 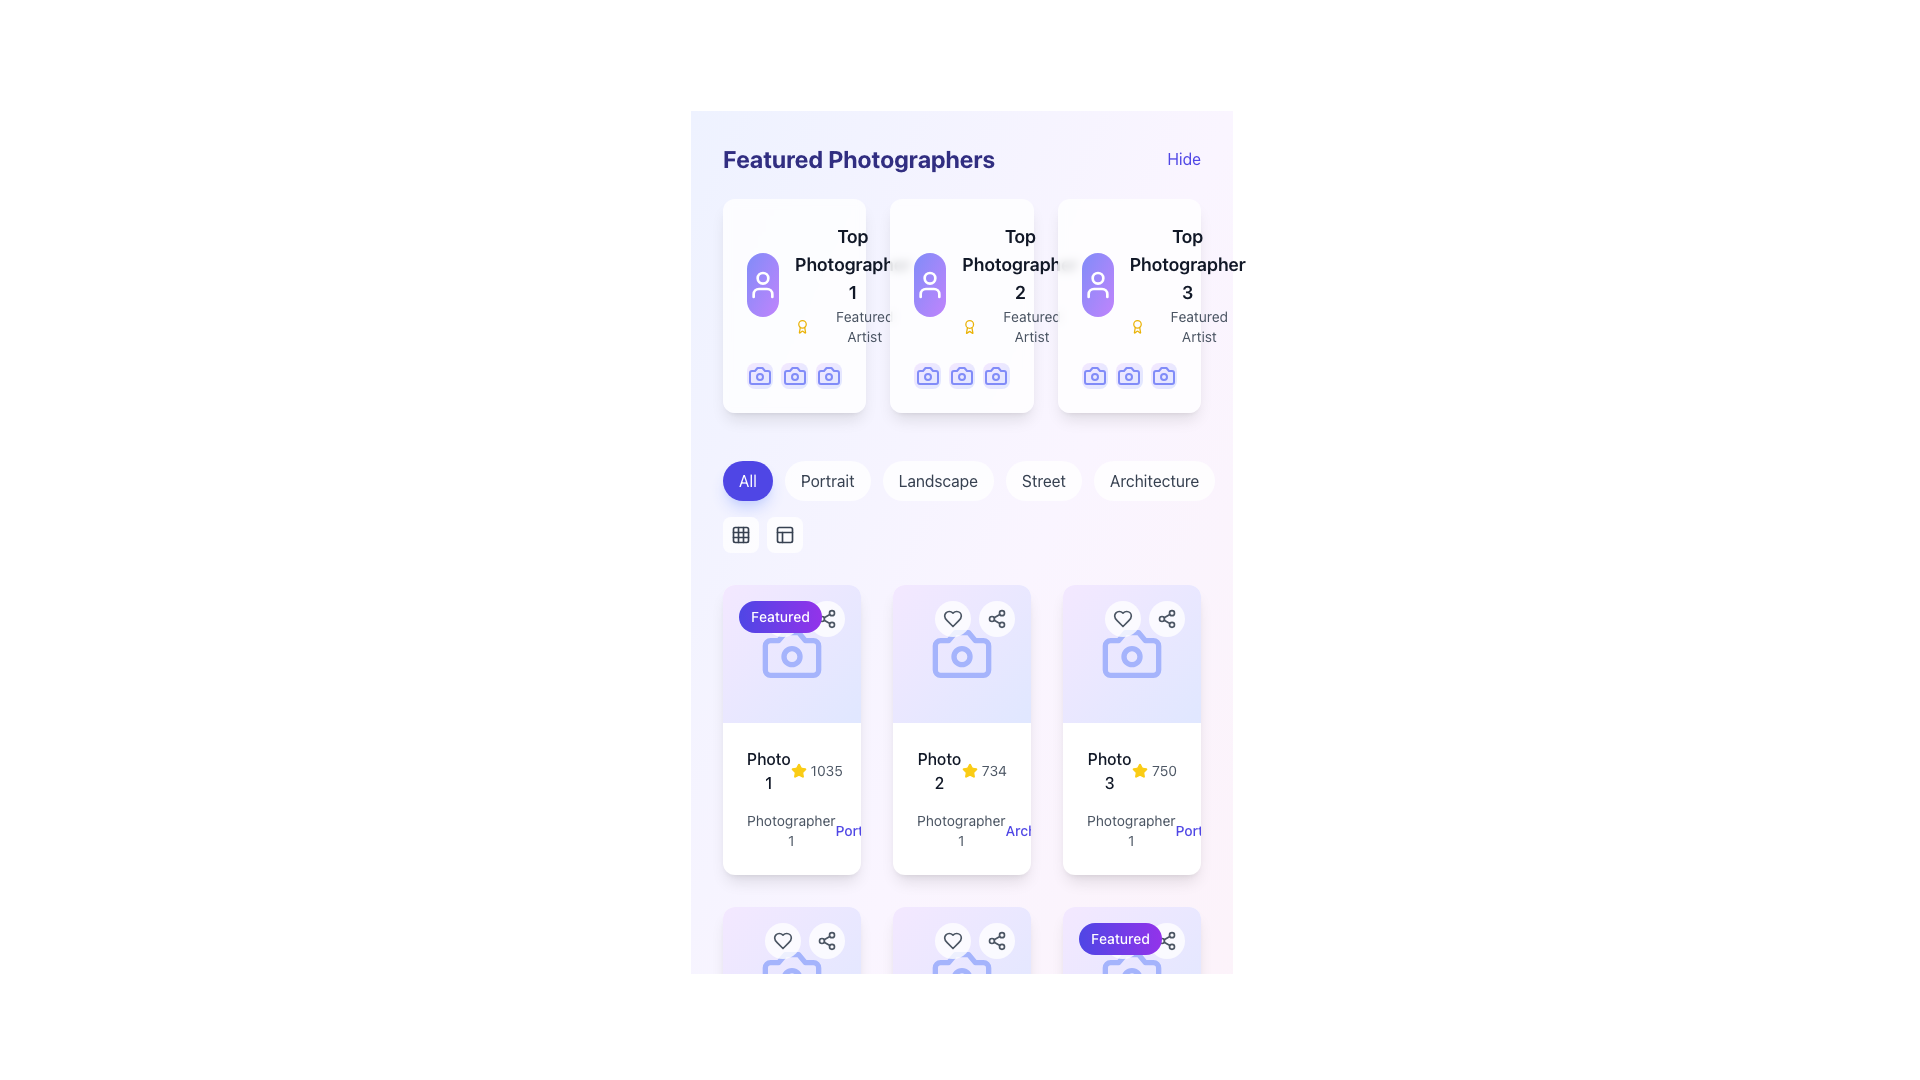 I want to click on the third card in the 'Featured Photographers' section that displays 'Top Photographer 3' and 'Featured Artist' with an award badge icon, so click(x=1187, y=285).